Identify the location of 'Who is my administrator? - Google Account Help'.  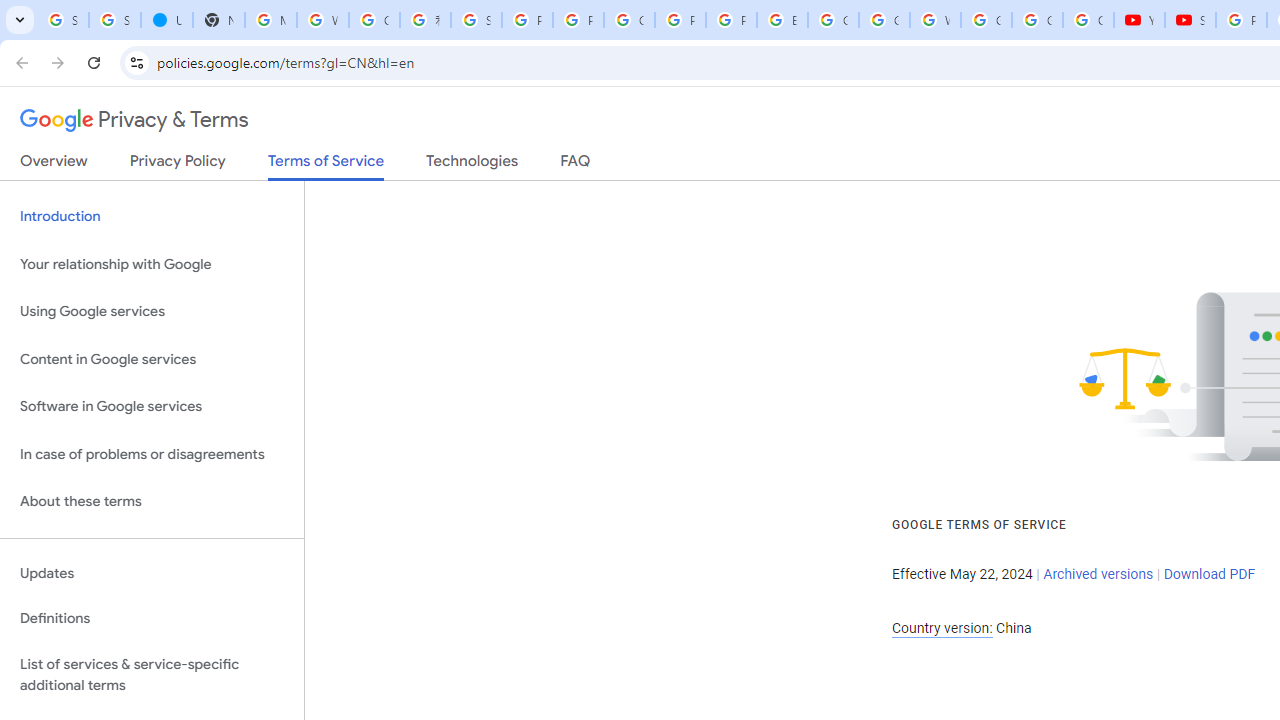
(323, 20).